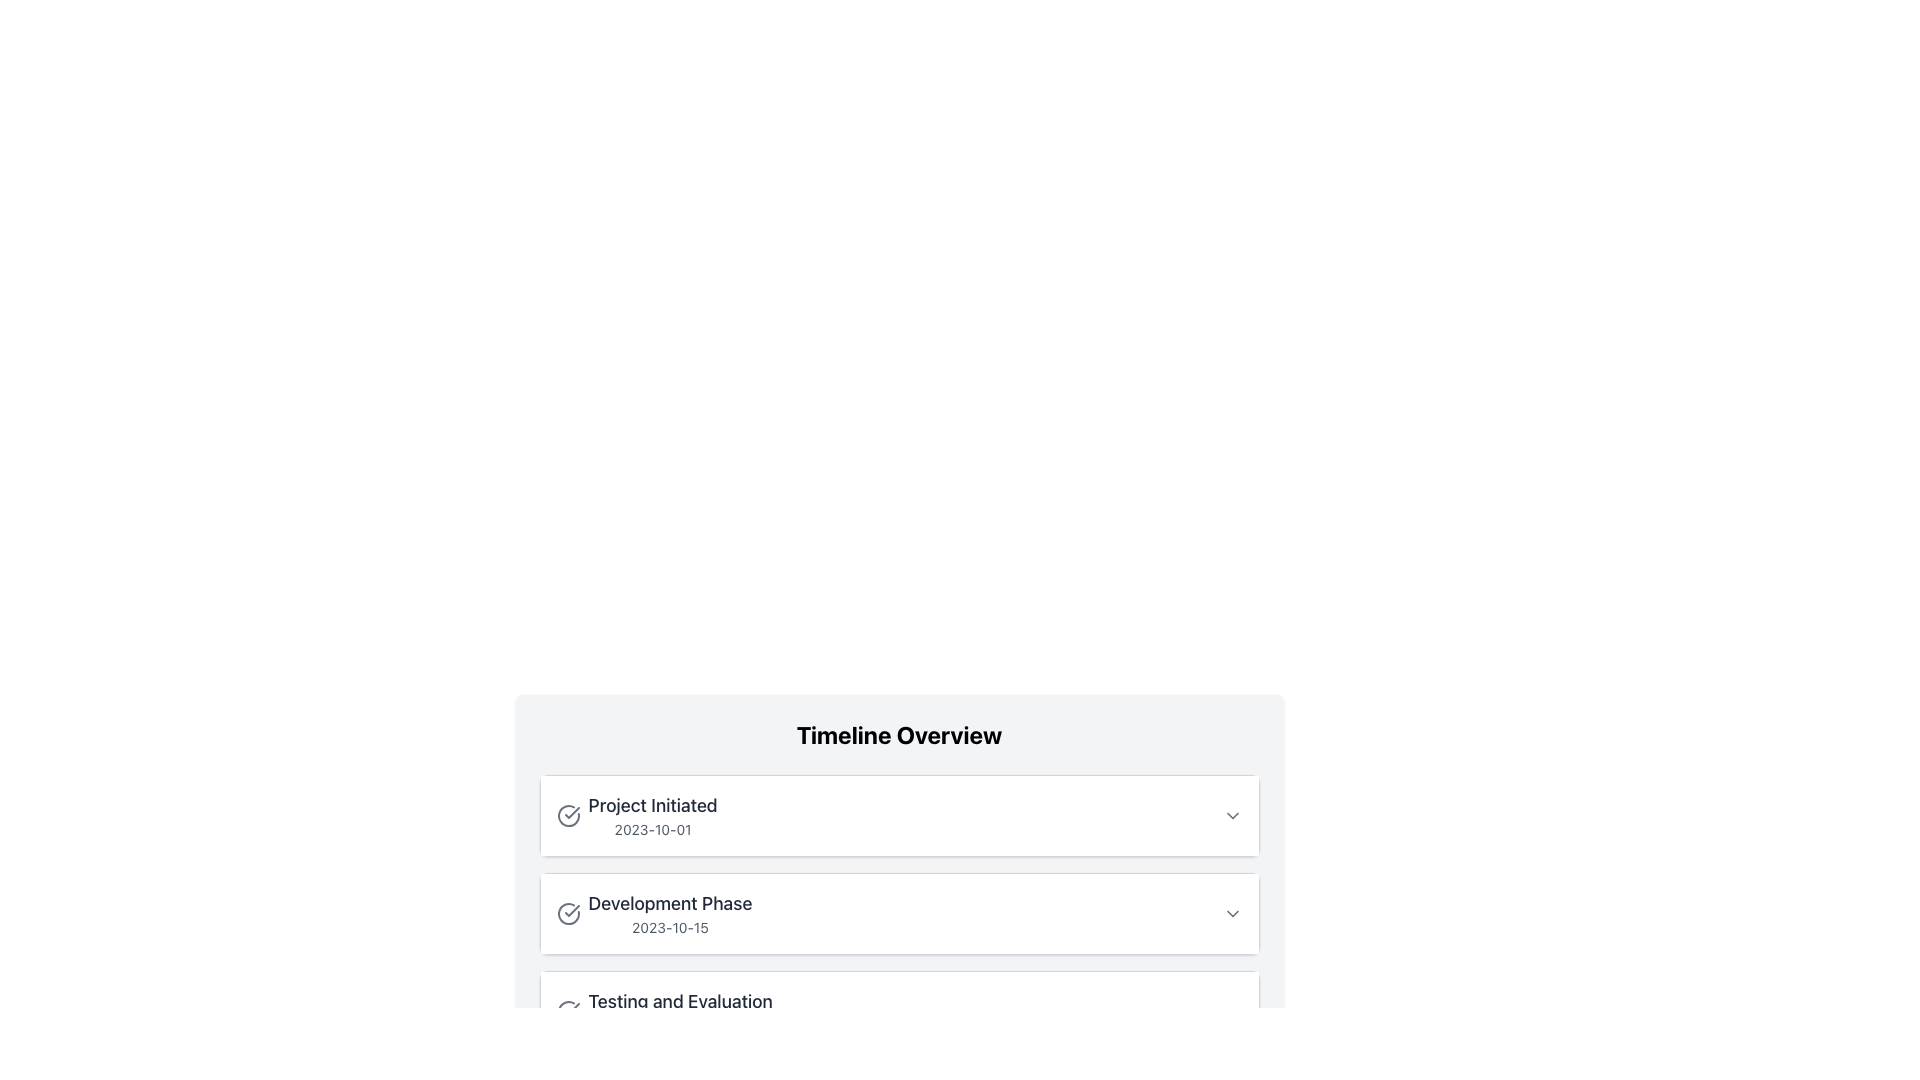 Image resolution: width=1920 pixels, height=1080 pixels. What do you see at coordinates (670, 928) in the screenshot?
I see `the text label indicating the date in the bottom-right section of the 'Development Phase' block` at bounding box center [670, 928].